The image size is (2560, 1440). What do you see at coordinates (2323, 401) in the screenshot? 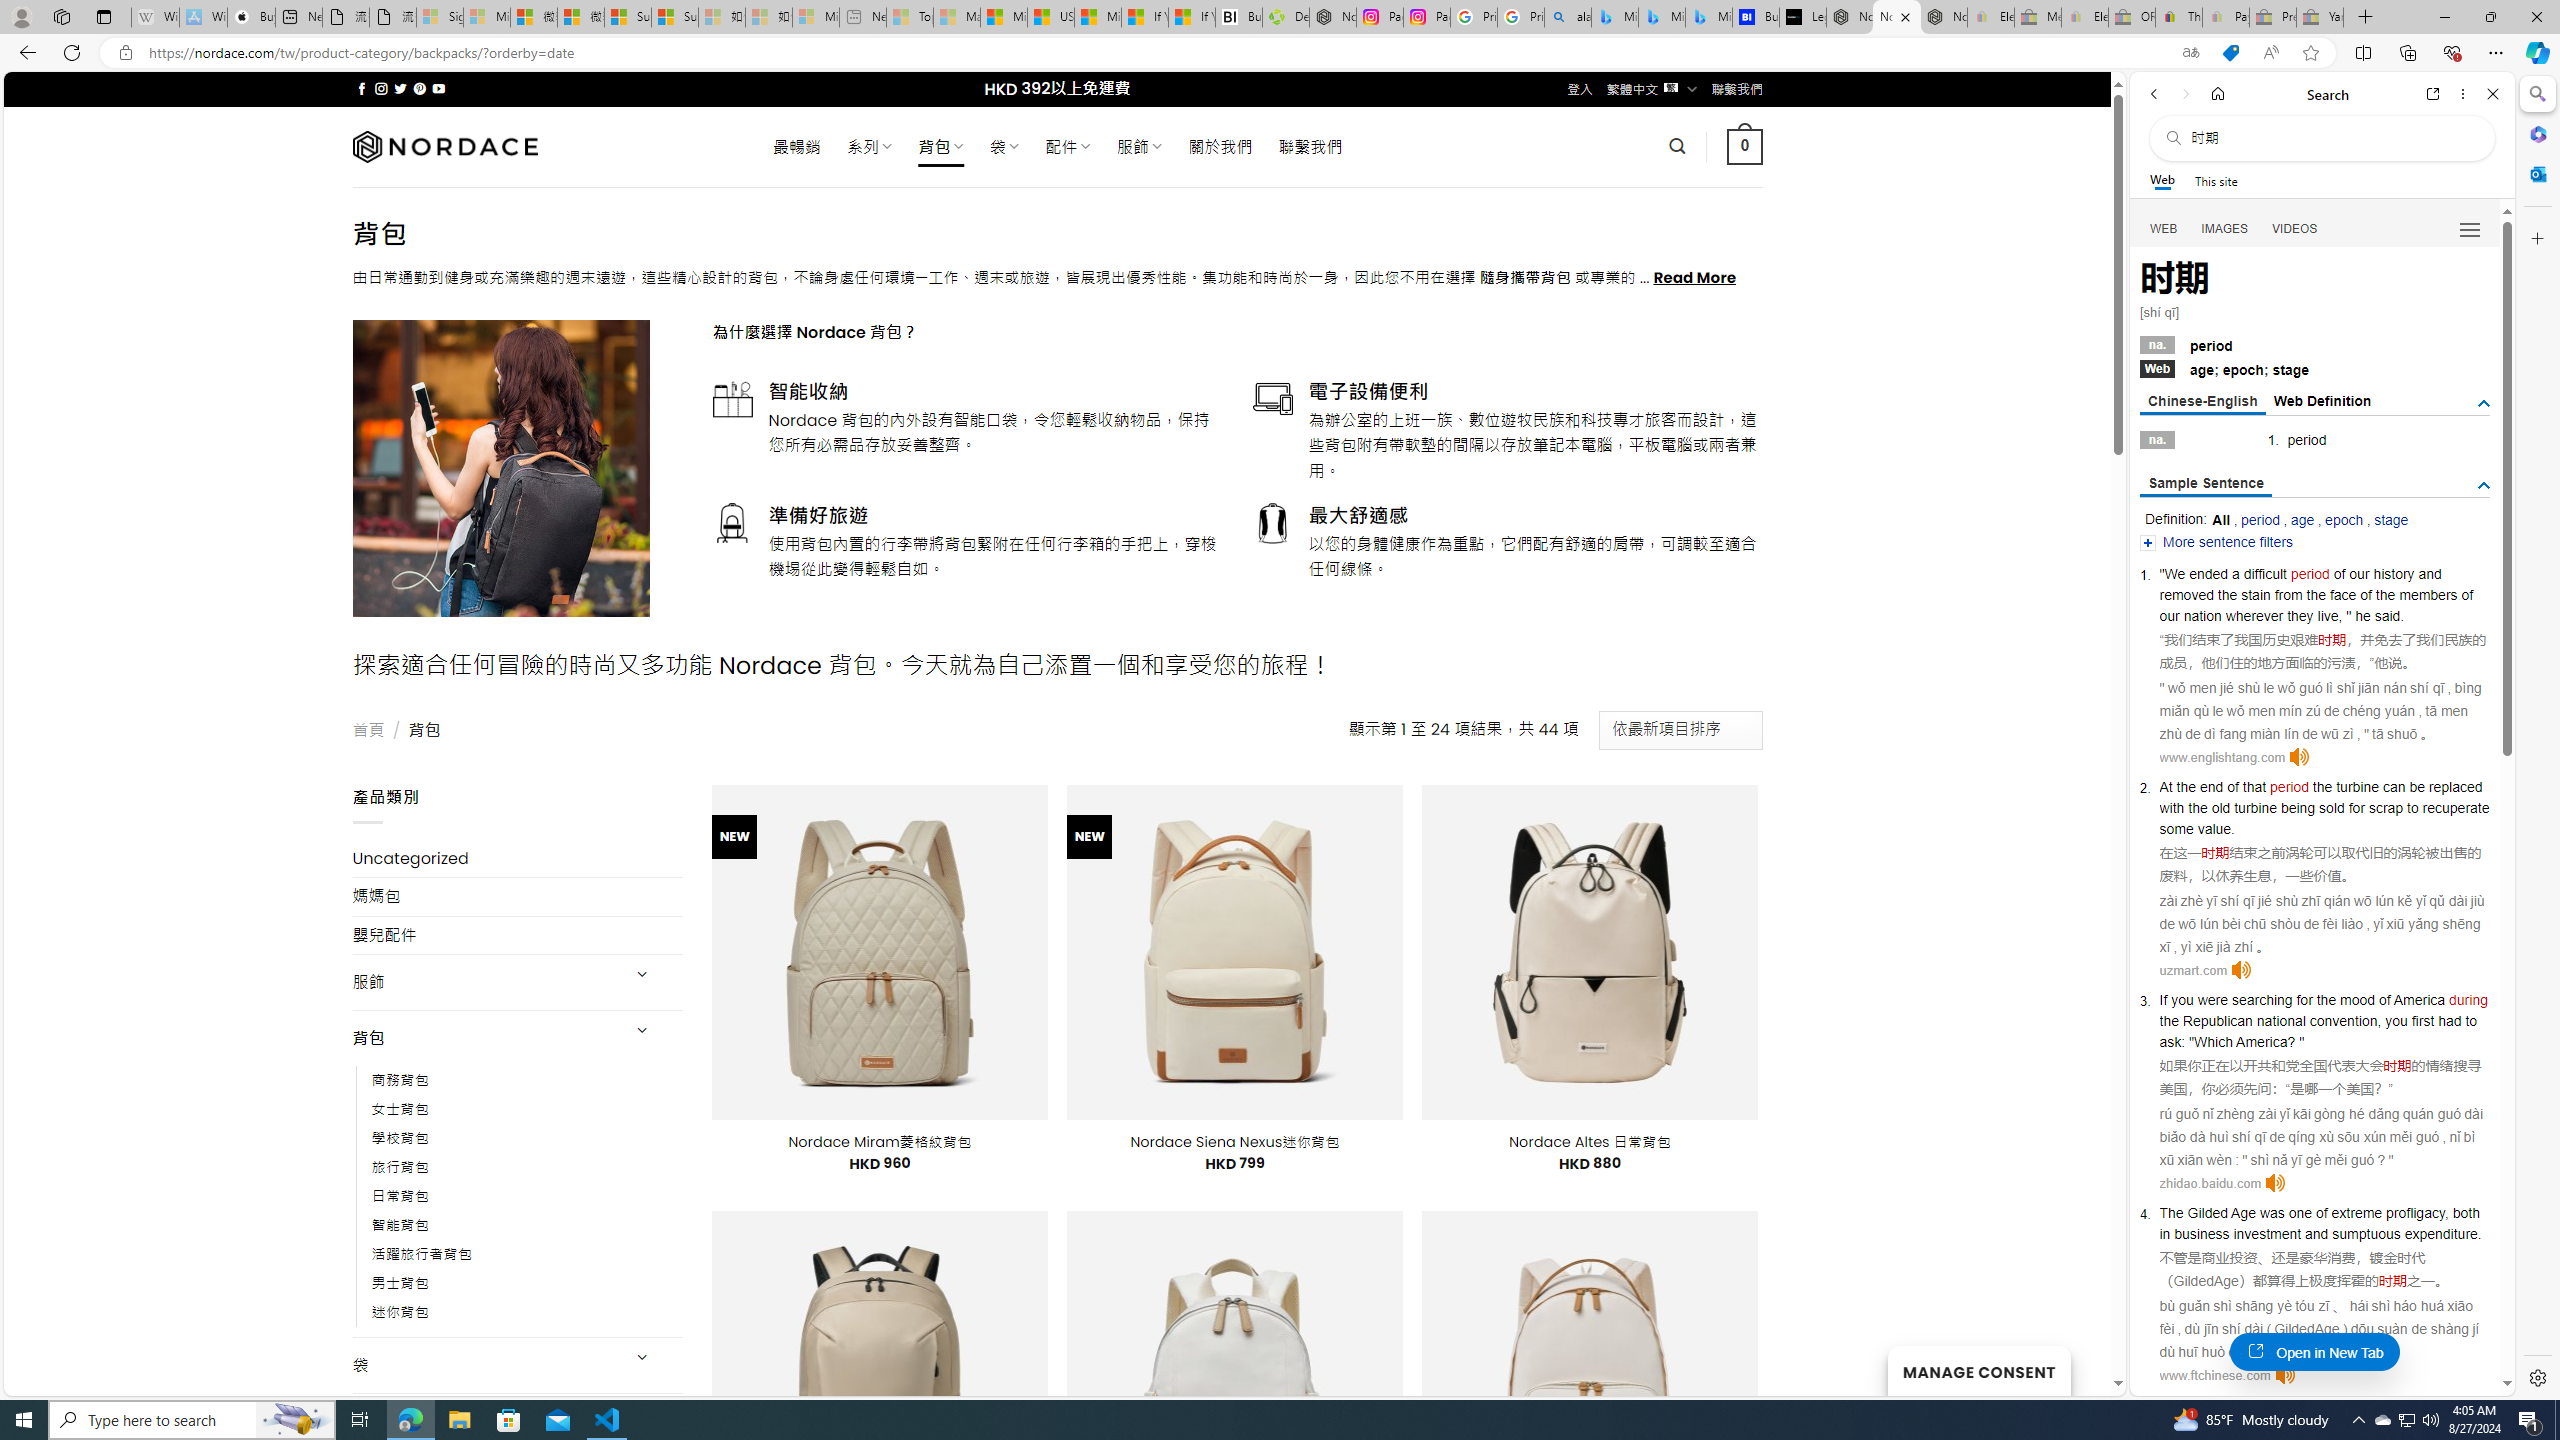
I see `'Web Definition'` at bounding box center [2323, 401].